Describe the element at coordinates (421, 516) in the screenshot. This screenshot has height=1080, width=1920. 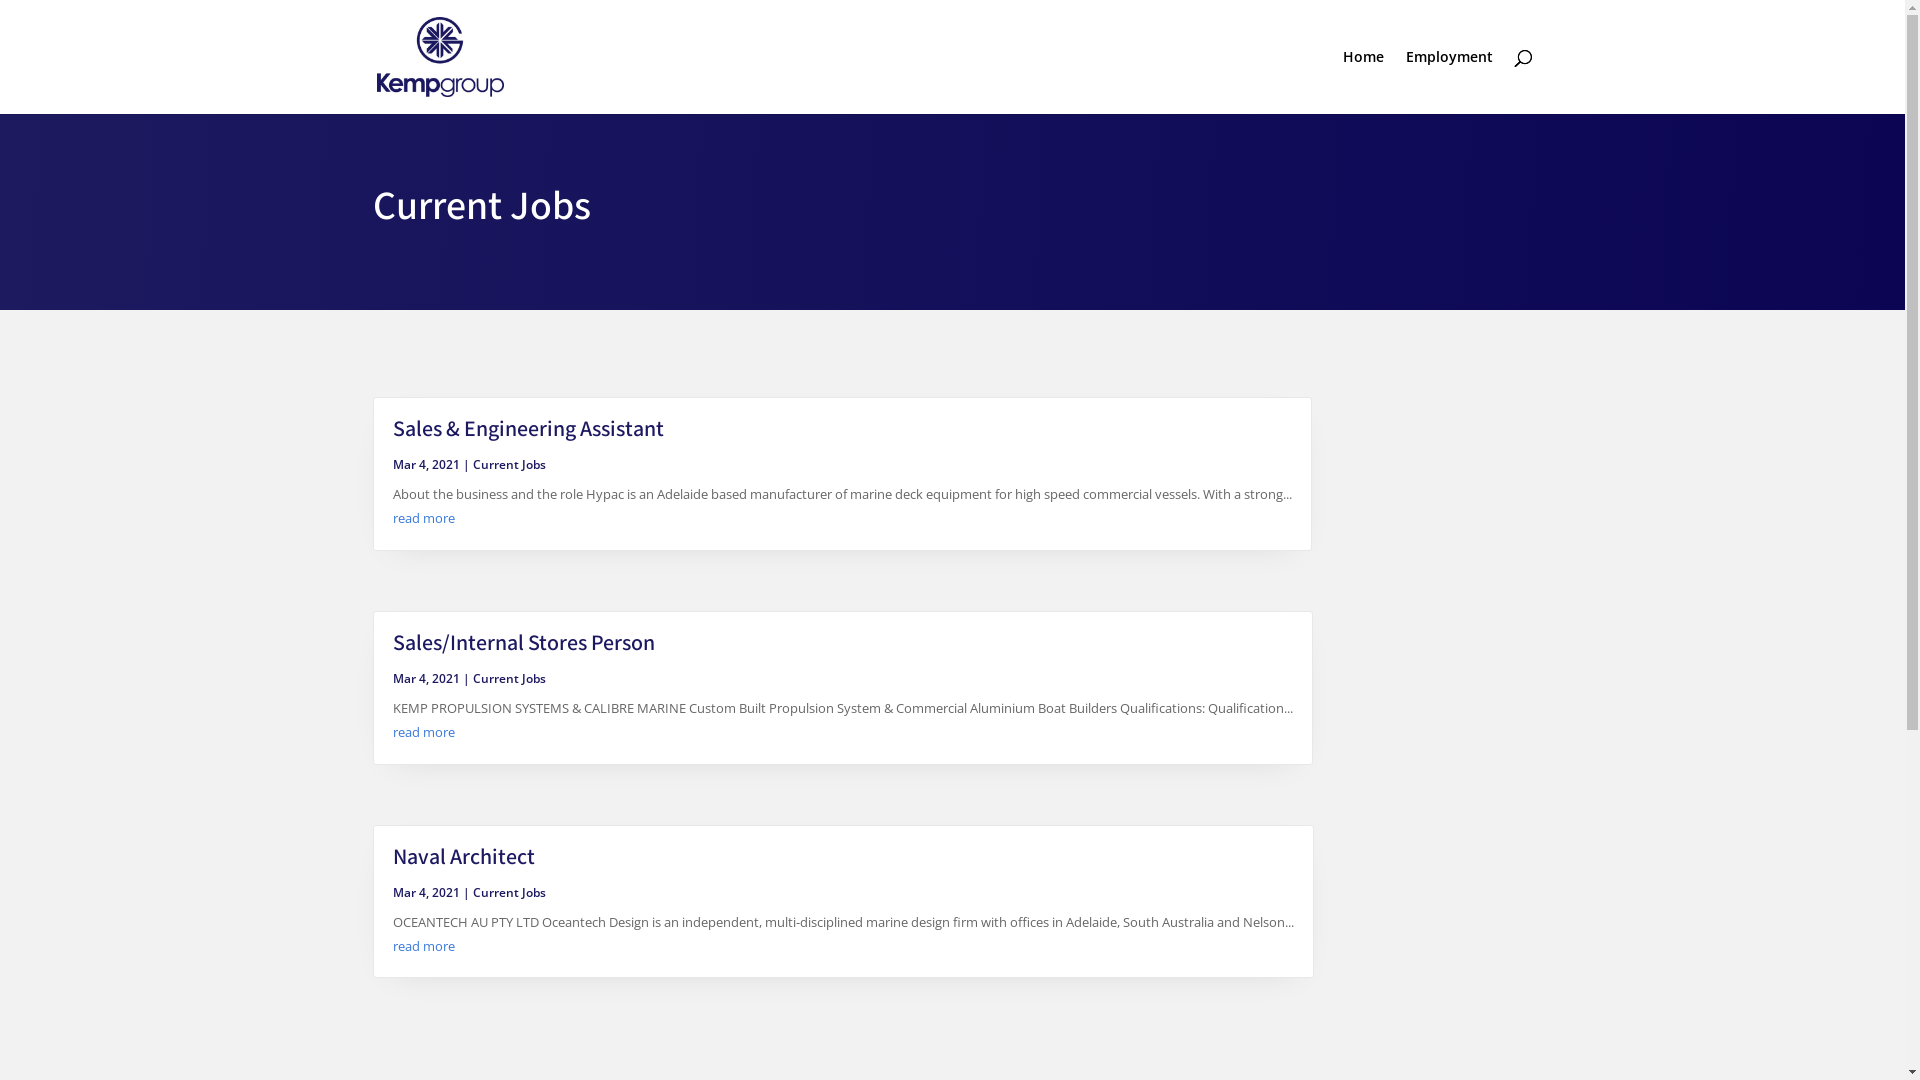
I see `'read more'` at that location.